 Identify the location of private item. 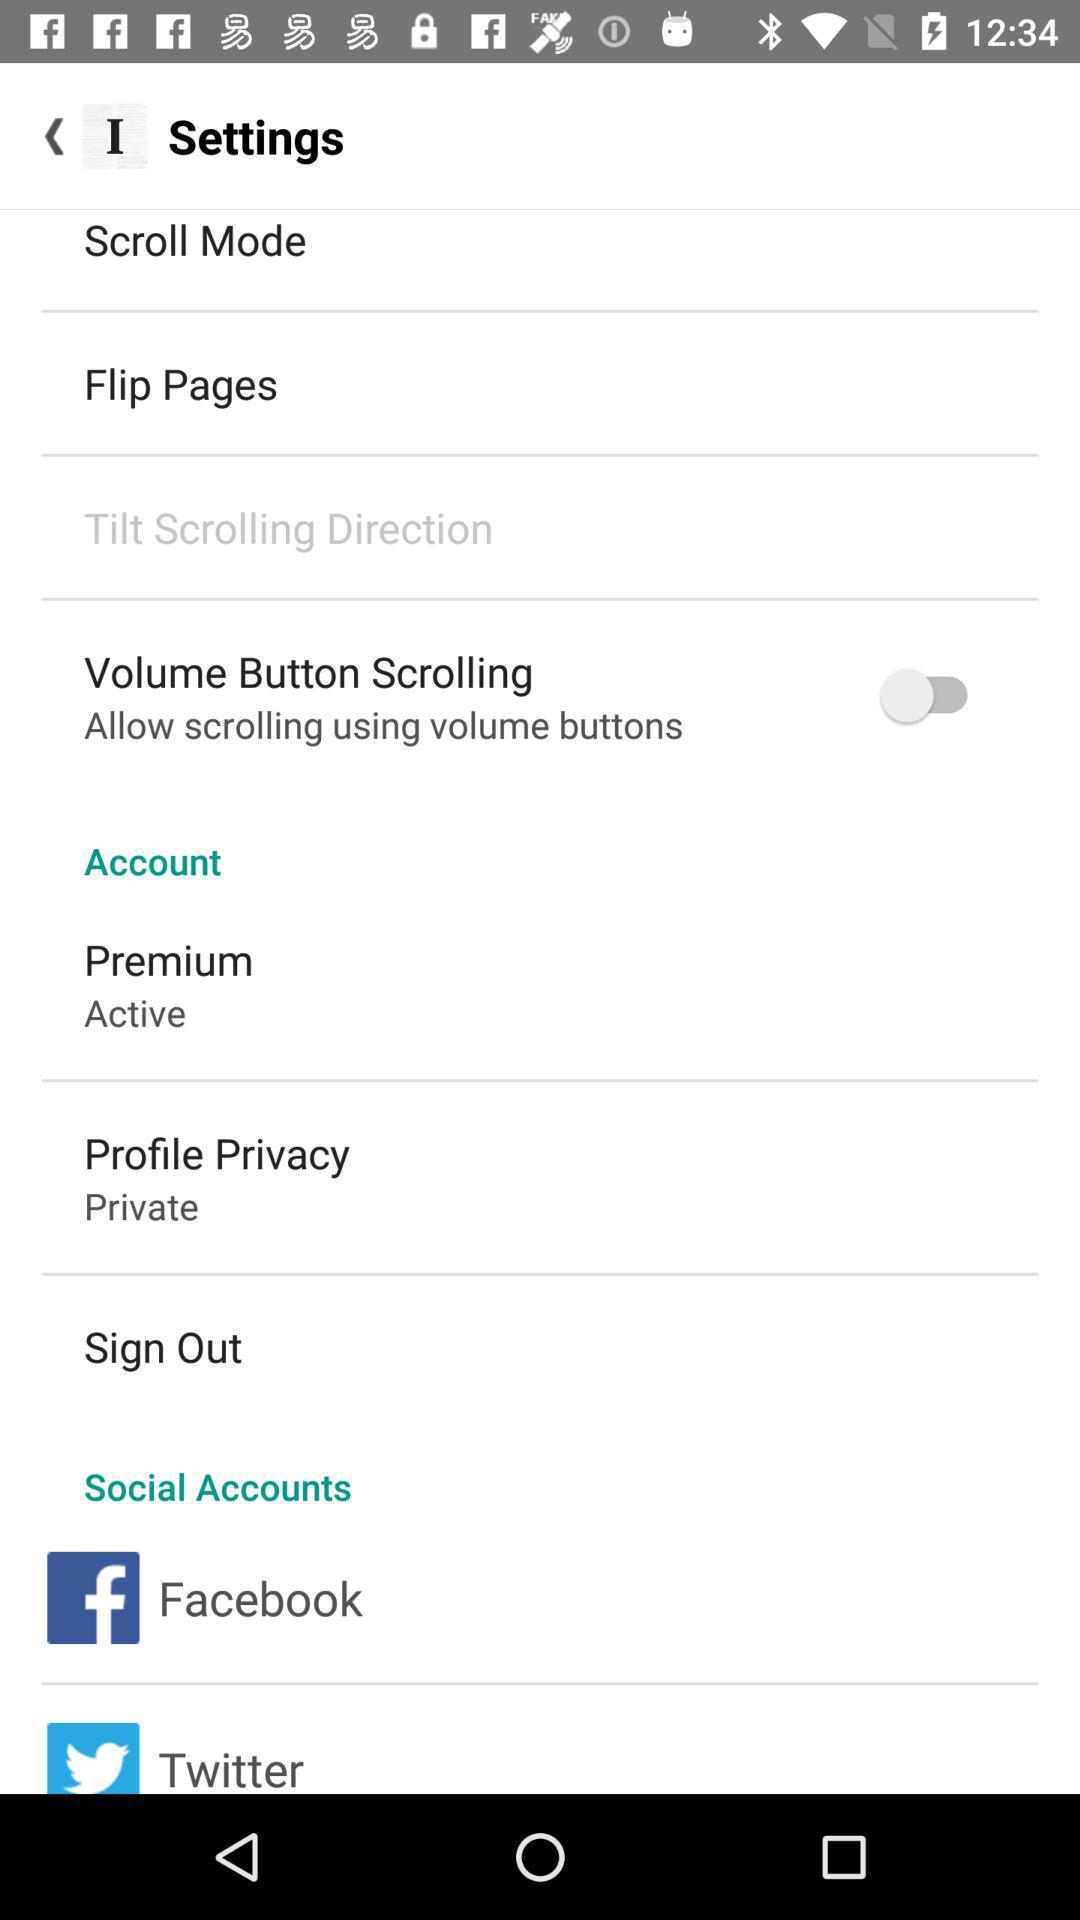
(140, 1204).